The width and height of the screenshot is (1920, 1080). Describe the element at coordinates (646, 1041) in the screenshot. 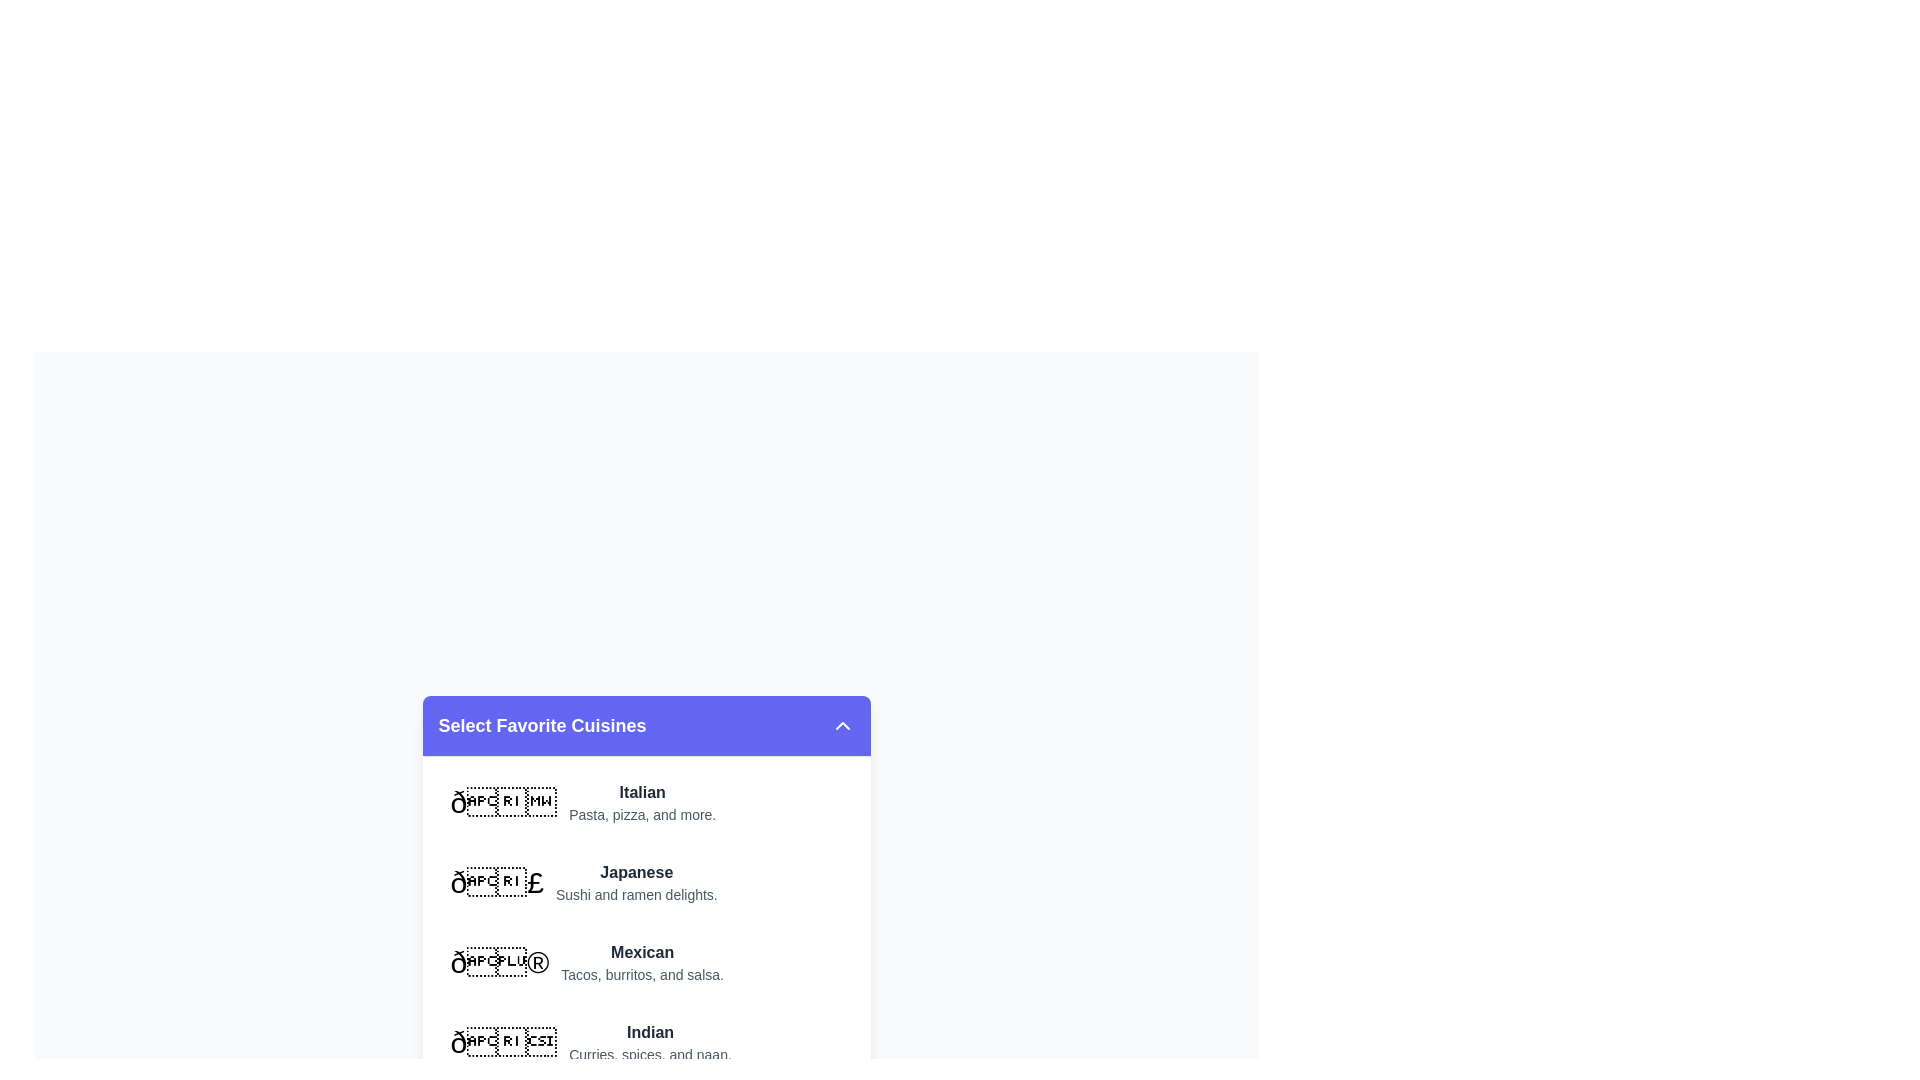

I see `the fourth selectable list item displaying 'Indian' with the description 'Curries, spices, and naan.'` at that location.